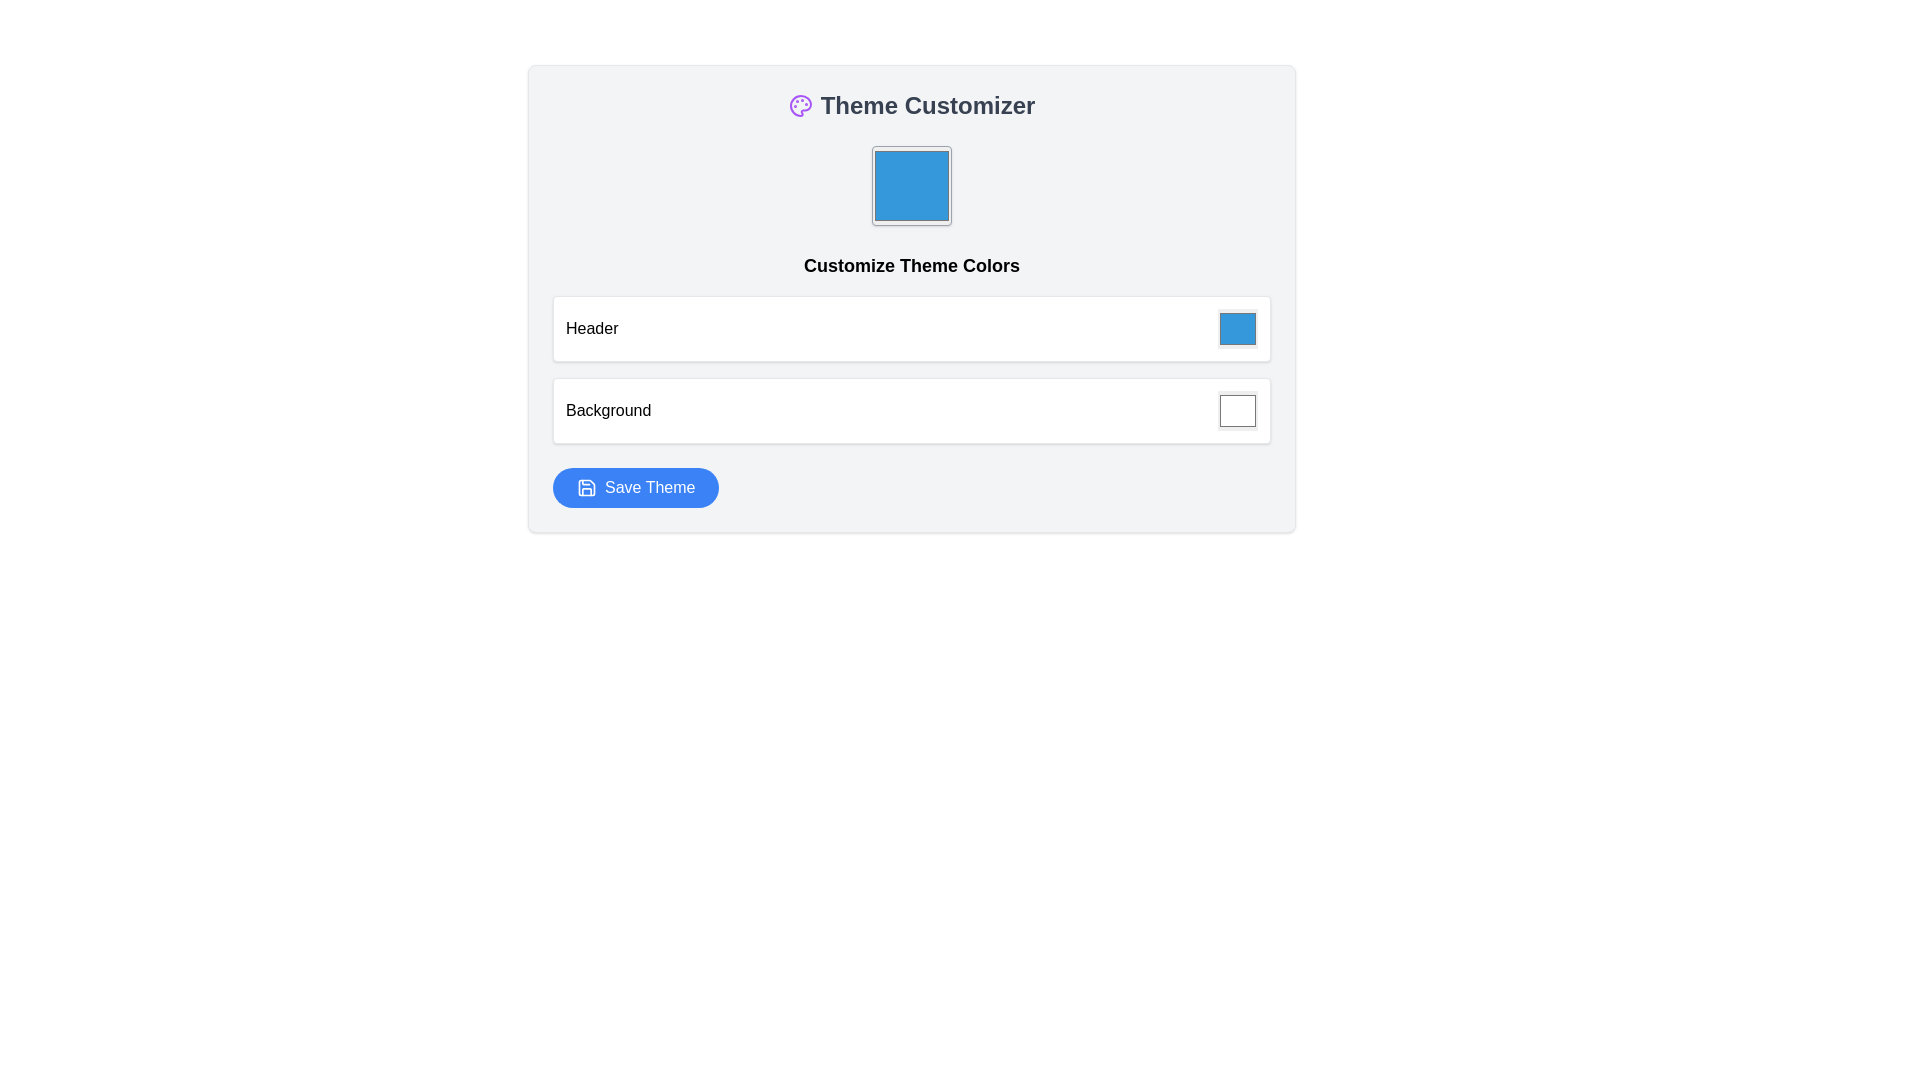  What do you see at coordinates (911, 265) in the screenshot?
I see `the text label that reads 'Customize Theme Colors', which is a prominent section heading in bold black font on a white background, located below the central blue color preview in the upper middle of the interface panel` at bounding box center [911, 265].